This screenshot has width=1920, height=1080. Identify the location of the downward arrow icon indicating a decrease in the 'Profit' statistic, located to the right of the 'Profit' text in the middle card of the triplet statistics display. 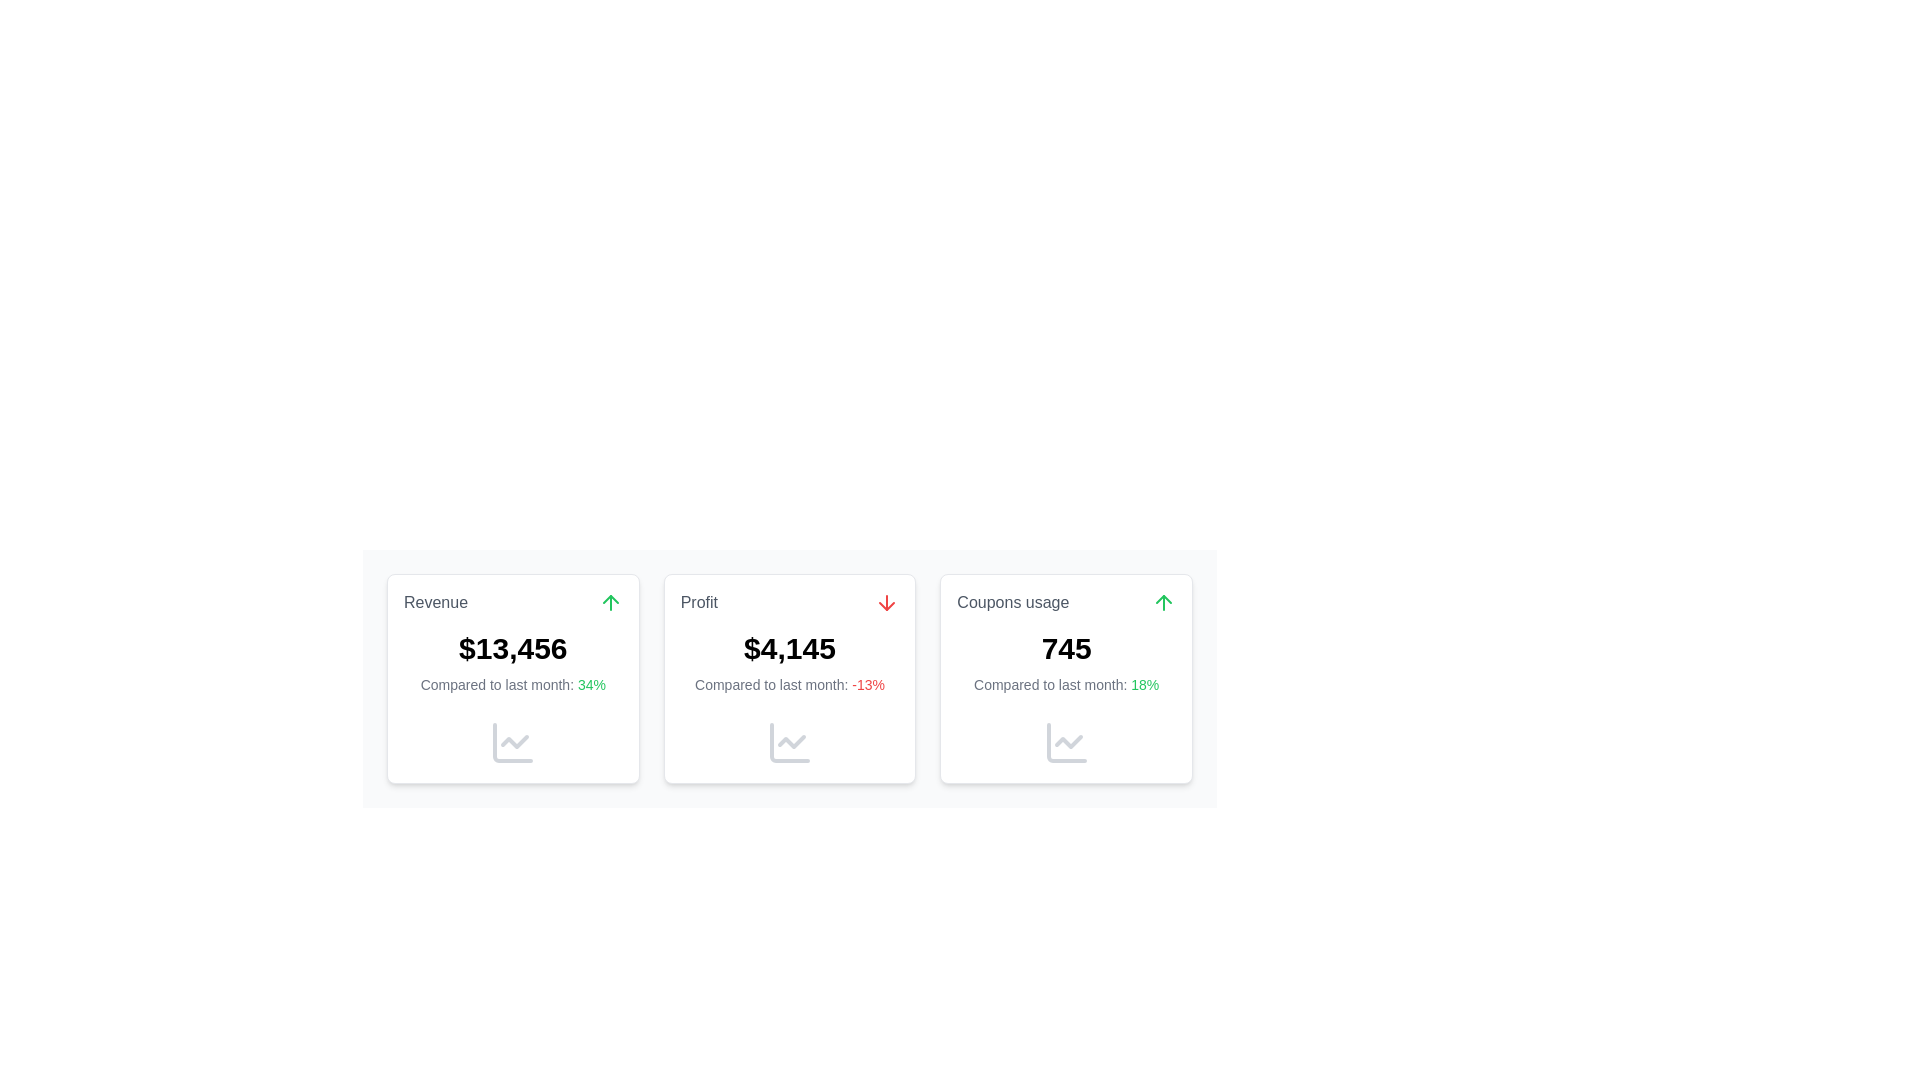
(886, 601).